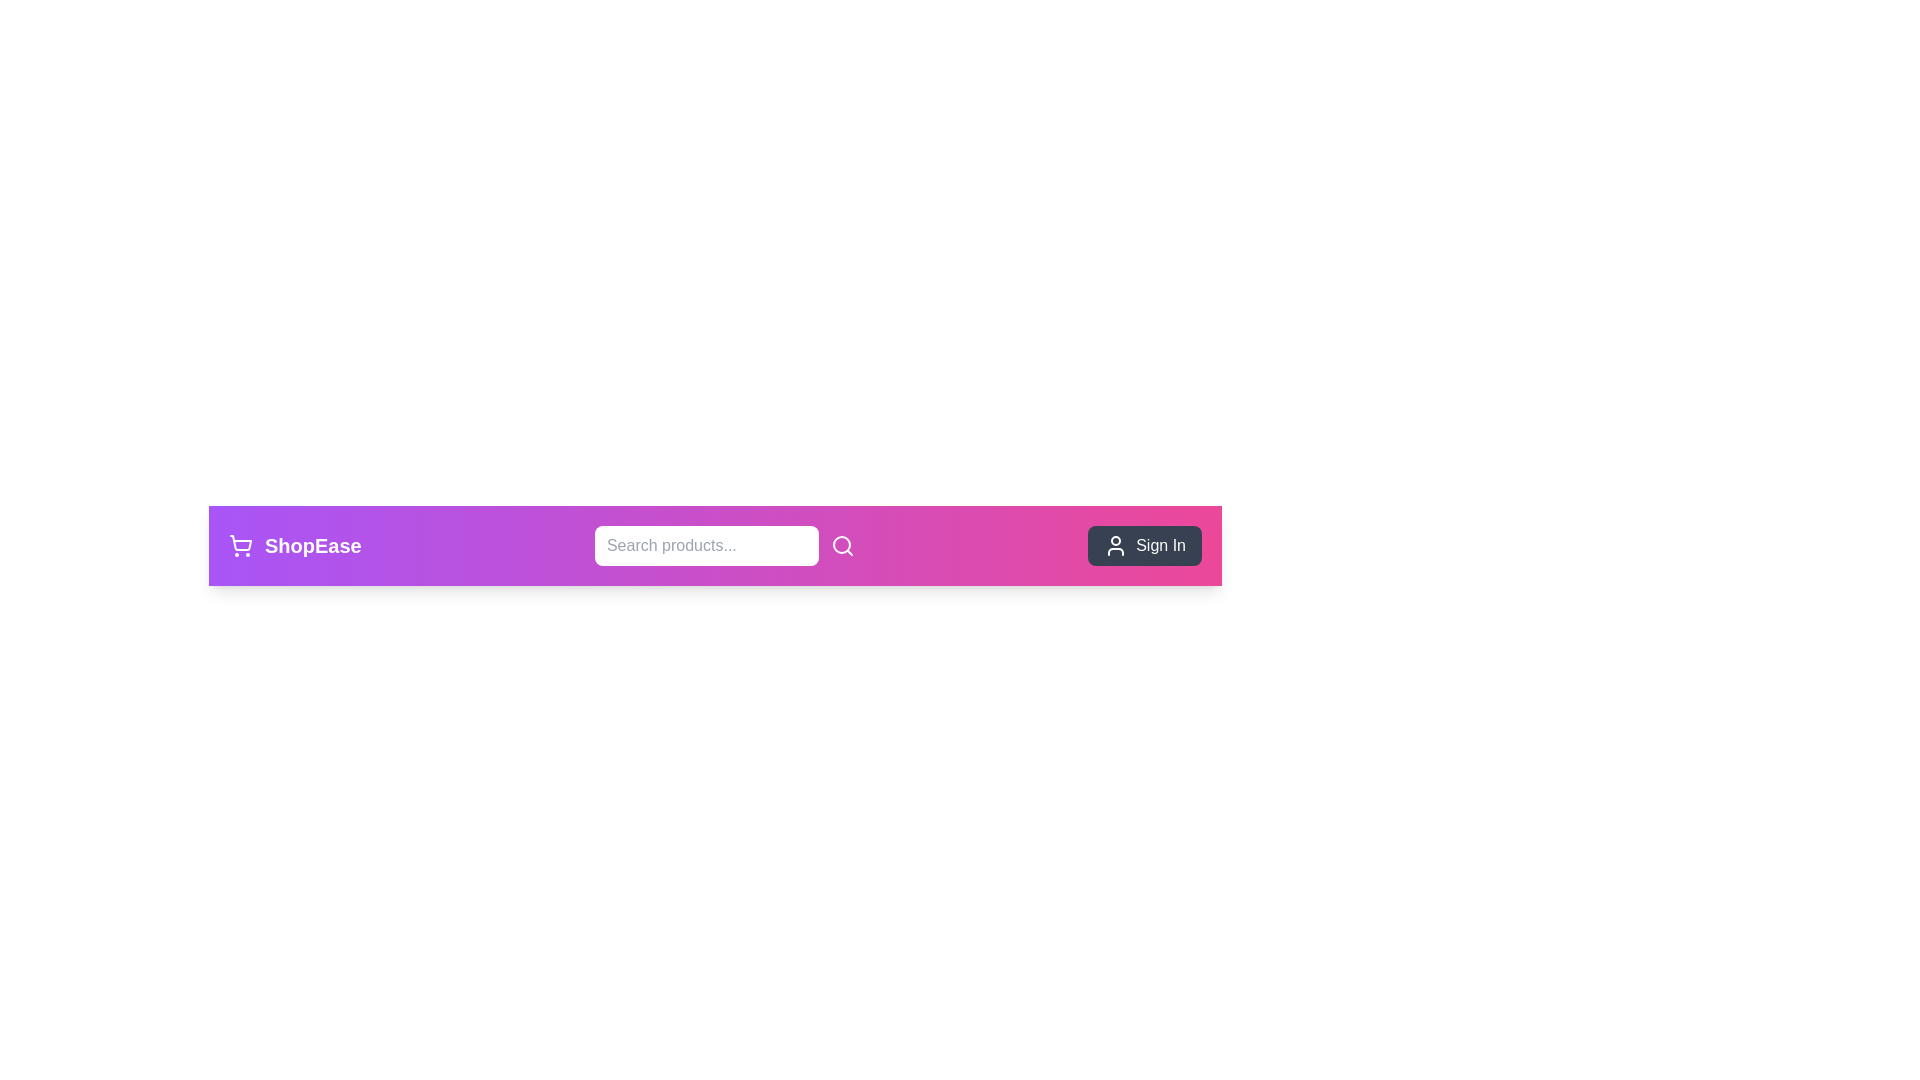  What do you see at coordinates (705, 546) in the screenshot?
I see `the search_input to trigger a tooltip or style change` at bounding box center [705, 546].